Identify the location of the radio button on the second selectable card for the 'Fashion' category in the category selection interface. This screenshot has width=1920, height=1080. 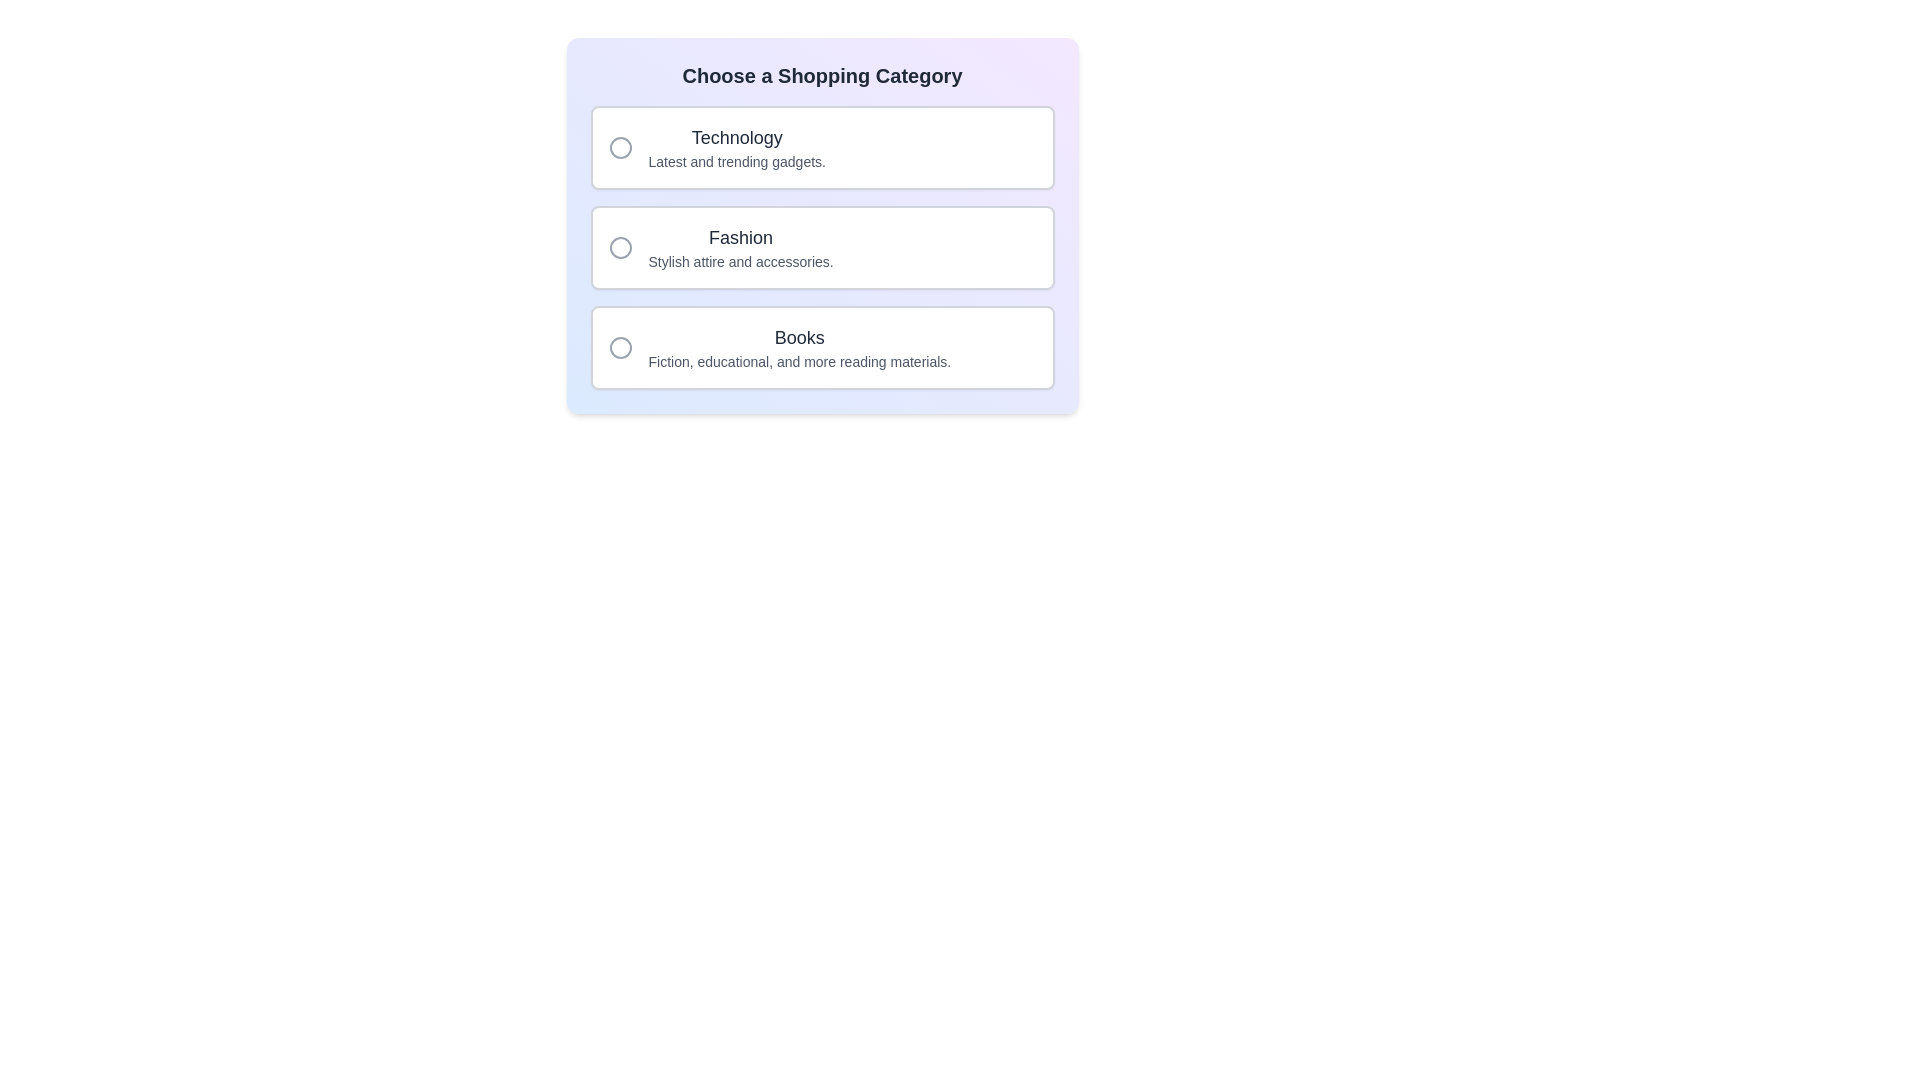
(822, 246).